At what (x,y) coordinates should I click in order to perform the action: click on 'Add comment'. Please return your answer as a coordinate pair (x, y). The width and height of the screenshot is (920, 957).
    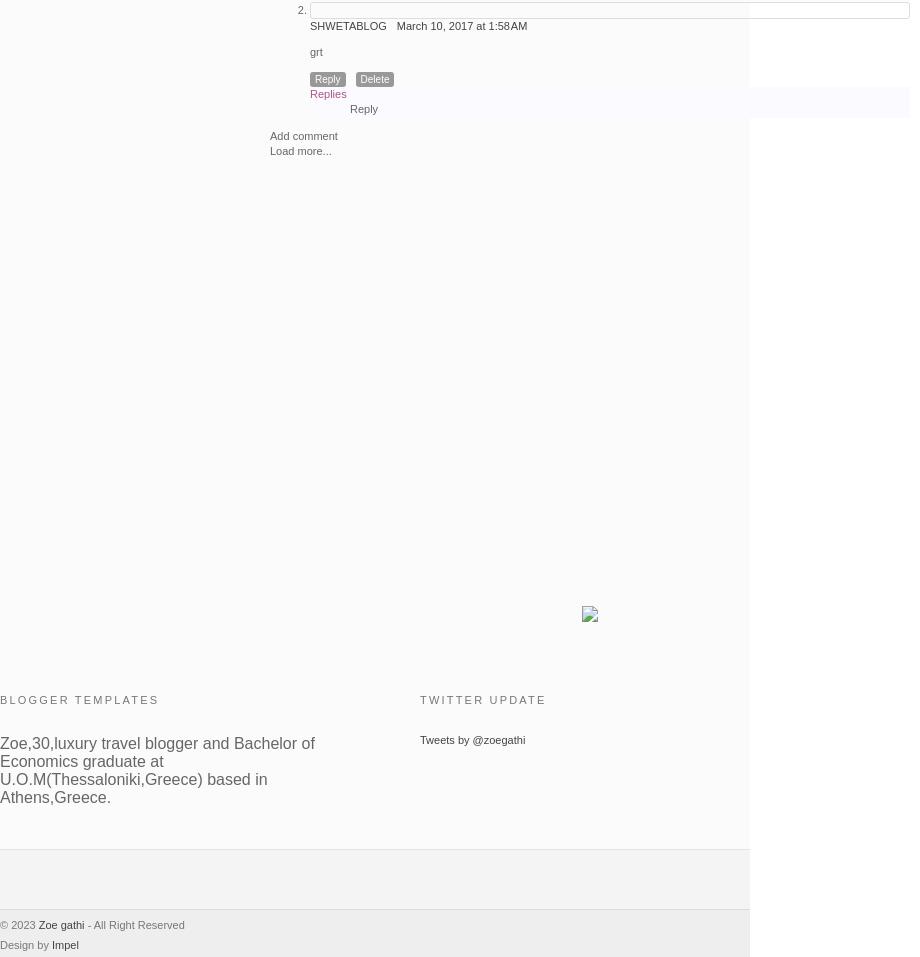
    Looking at the image, I should click on (303, 135).